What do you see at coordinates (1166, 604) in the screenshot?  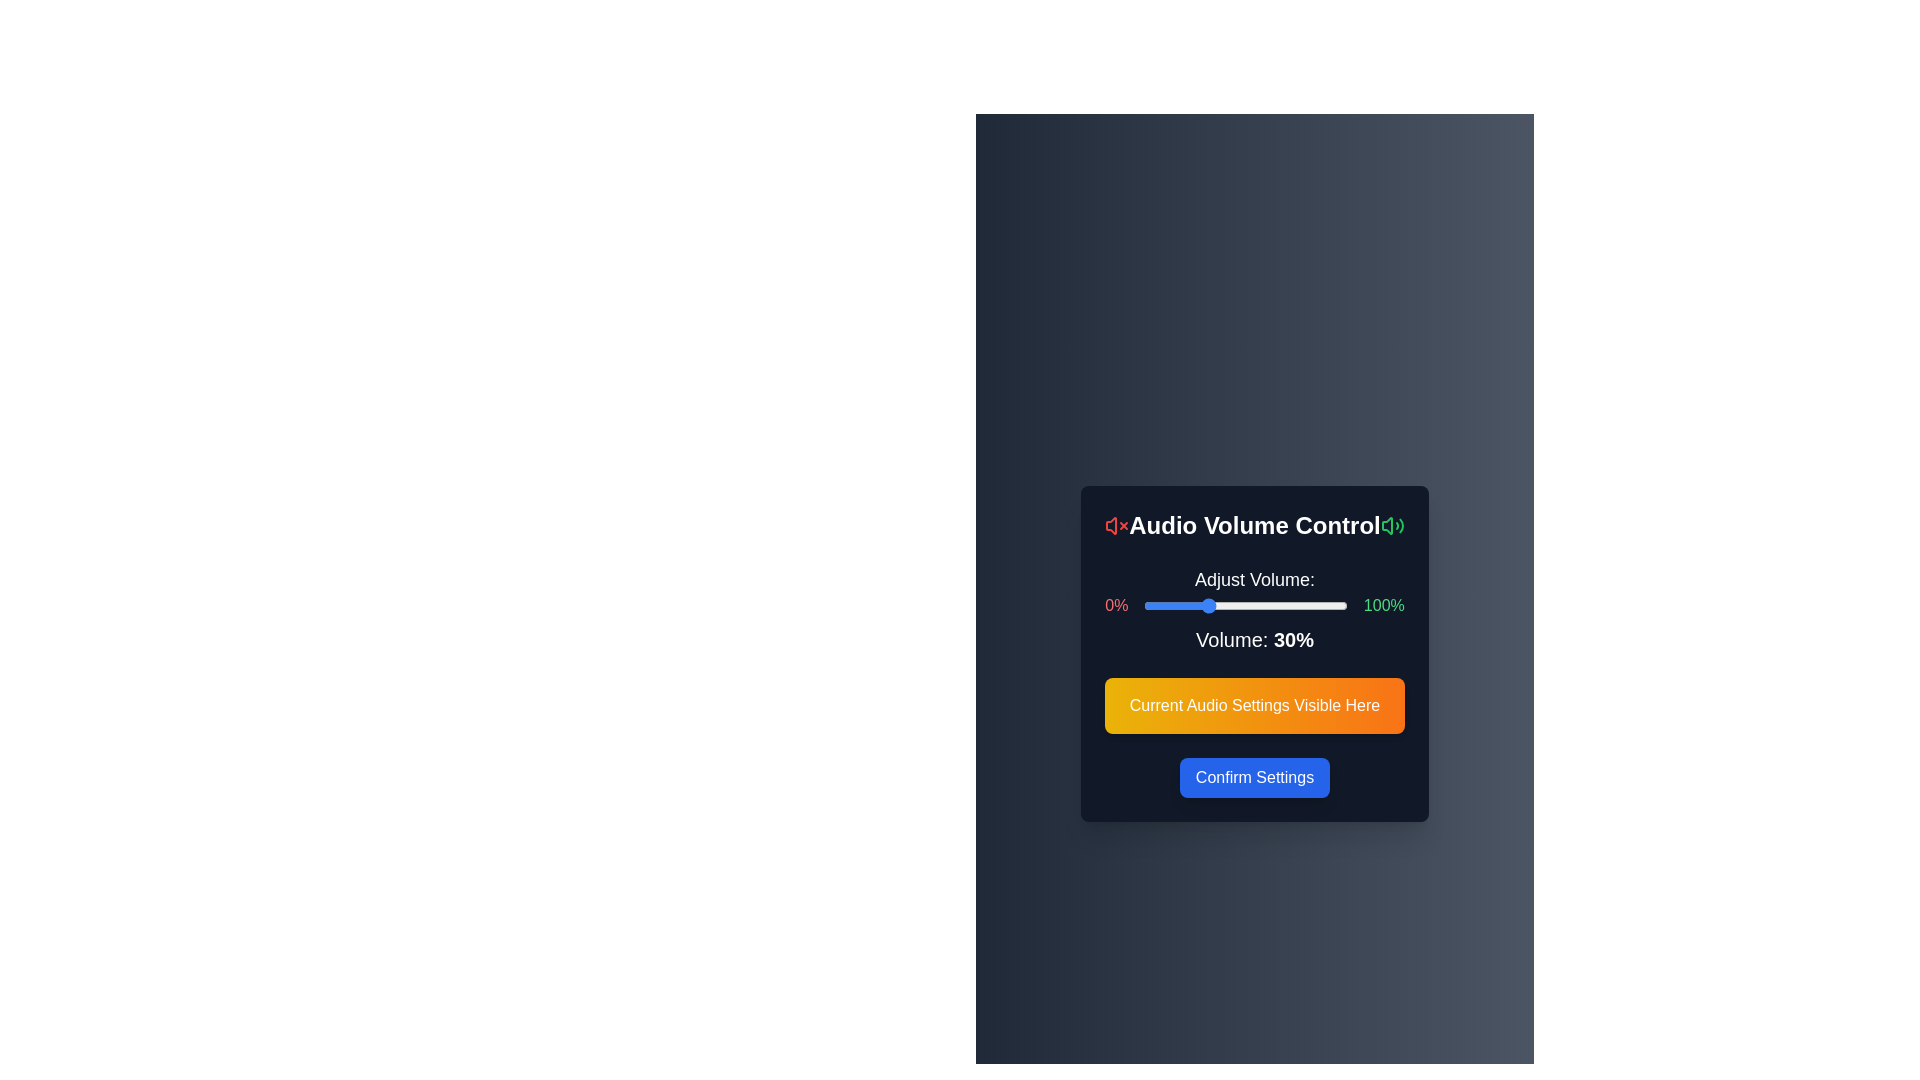 I see `the volume slider to 11%` at bounding box center [1166, 604].